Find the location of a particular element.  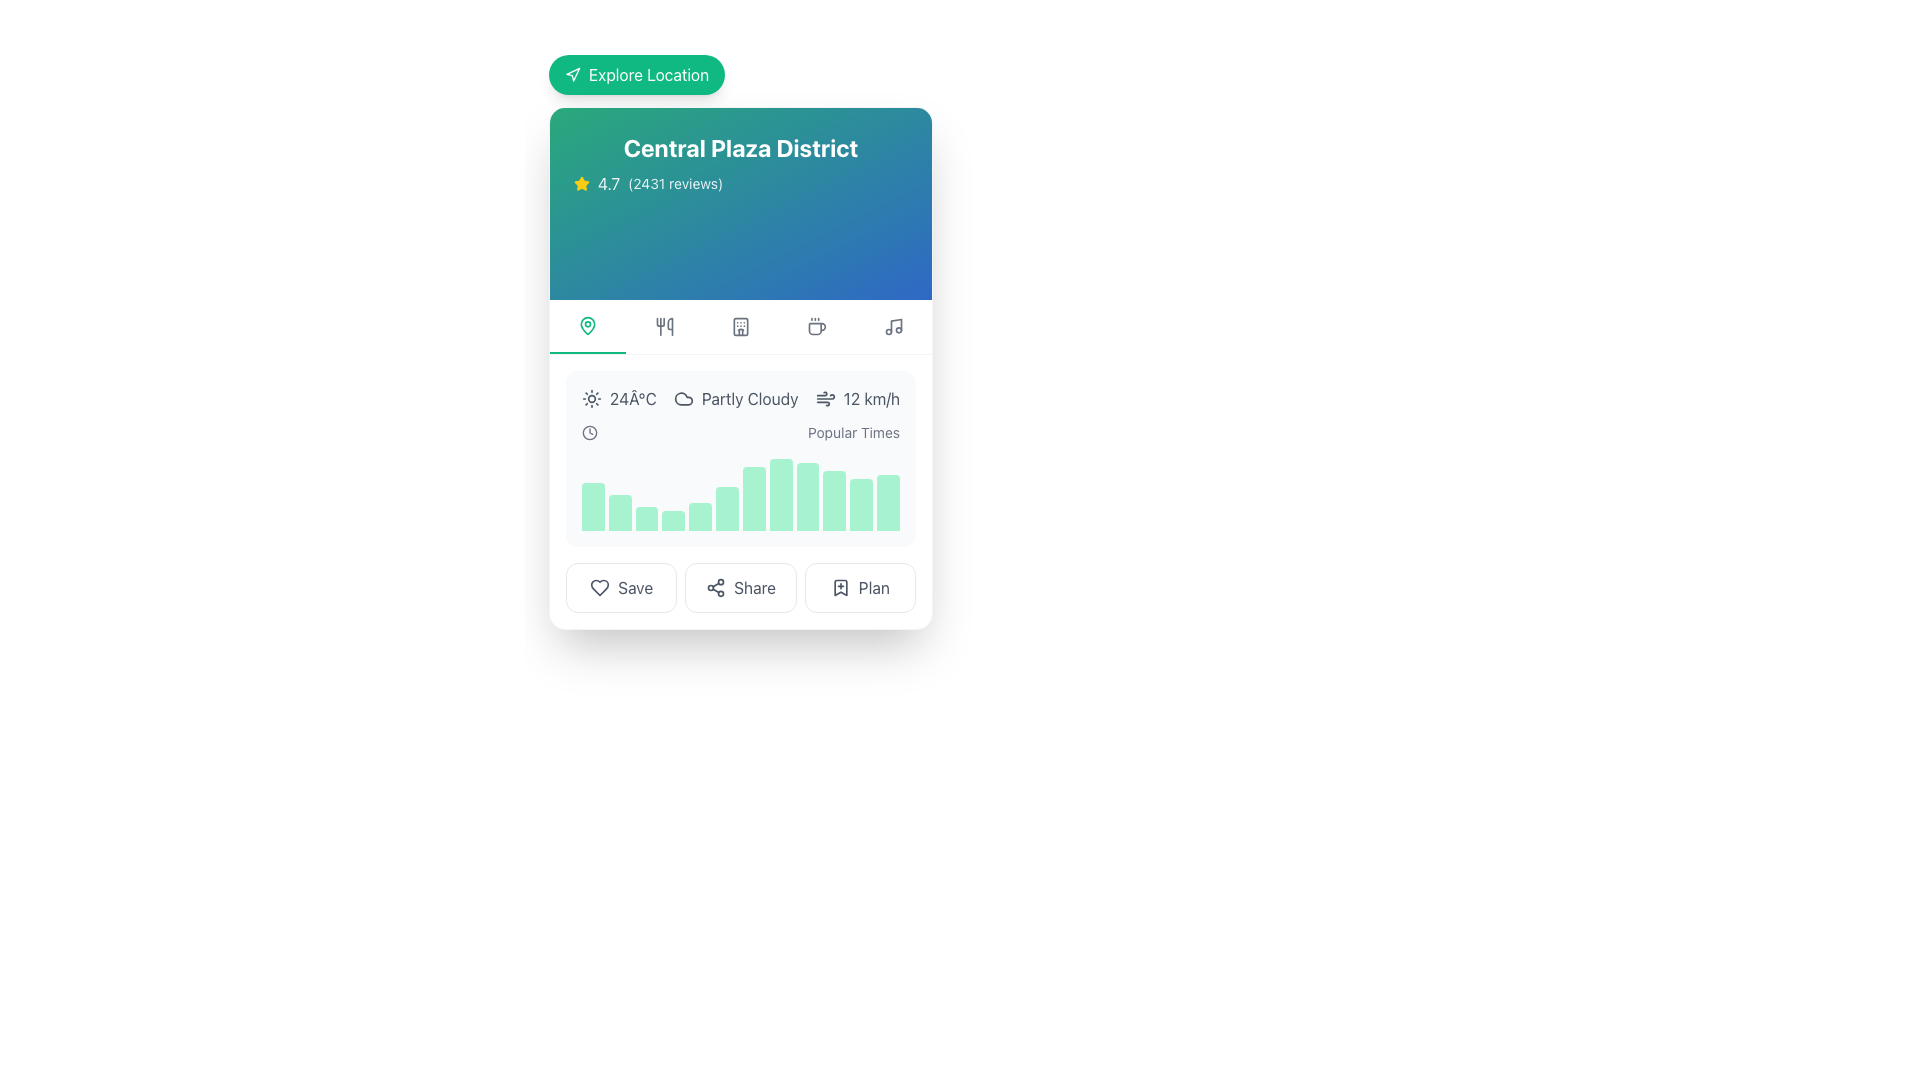

wind speed text label indicating 12 kilometers per hour for readability, located to the right of the 'Partly Cloudy' text and wind icon under 'Central Plaza District' is located at coordinates (871, 398).